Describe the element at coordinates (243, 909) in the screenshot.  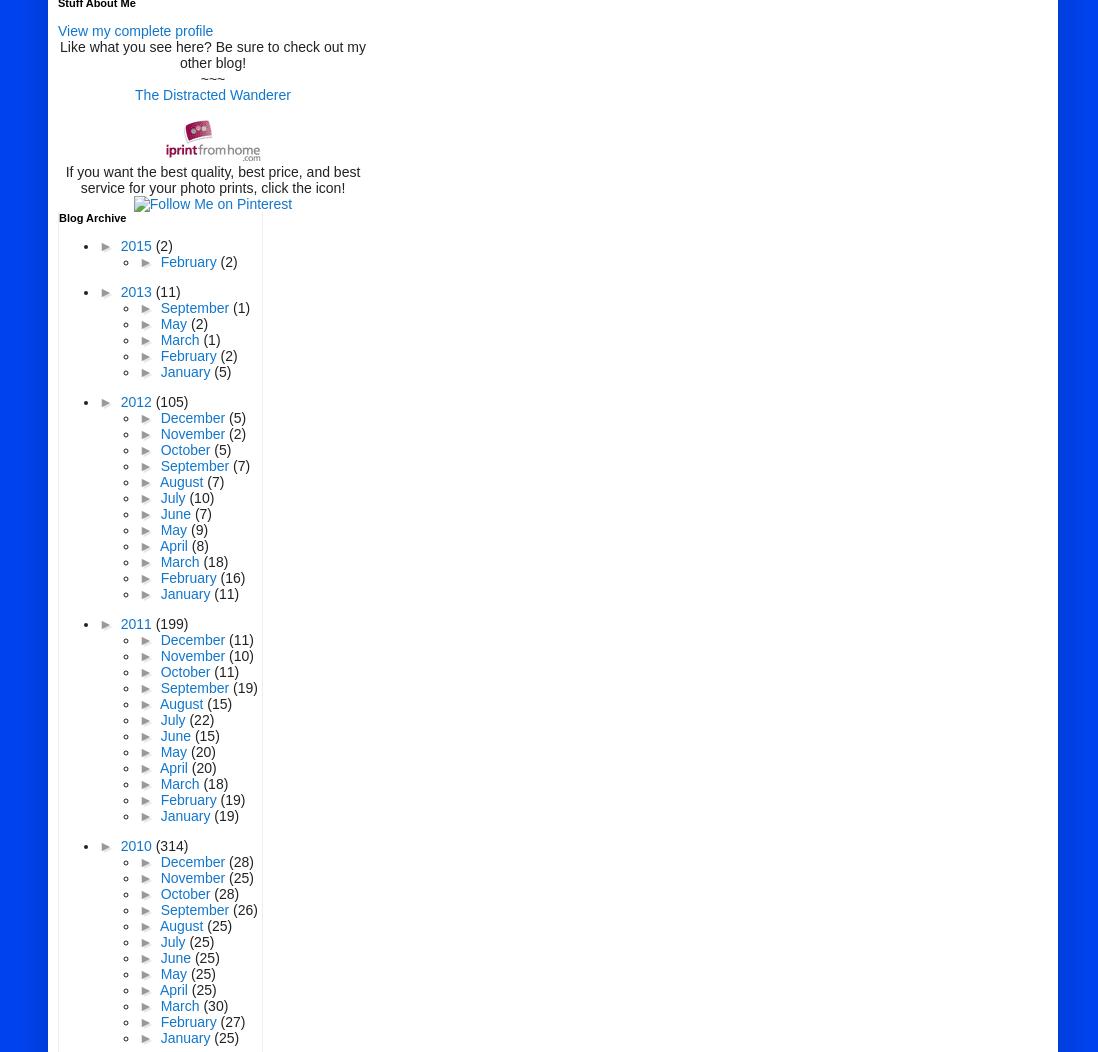
I see `'(26)'` at that location.